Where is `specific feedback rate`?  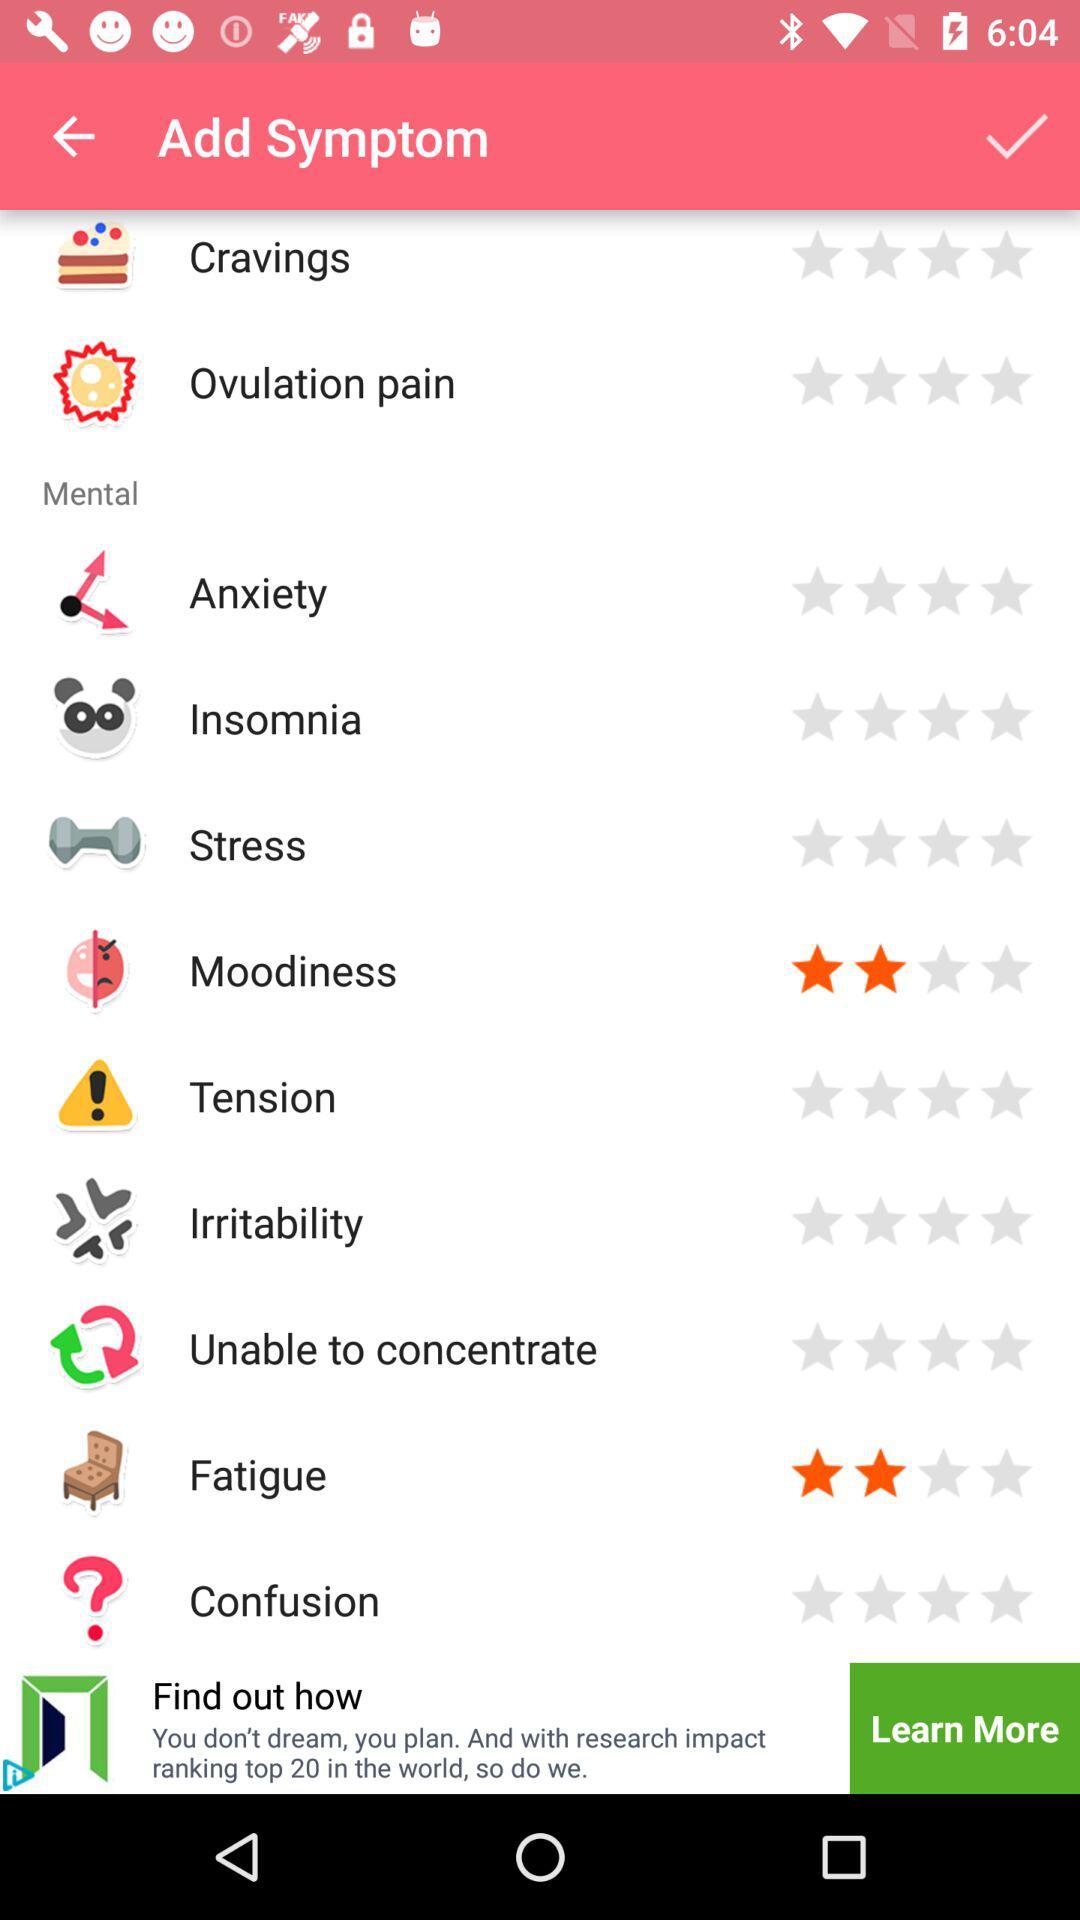
specific feedback rate is located at coordinates (943, 381).